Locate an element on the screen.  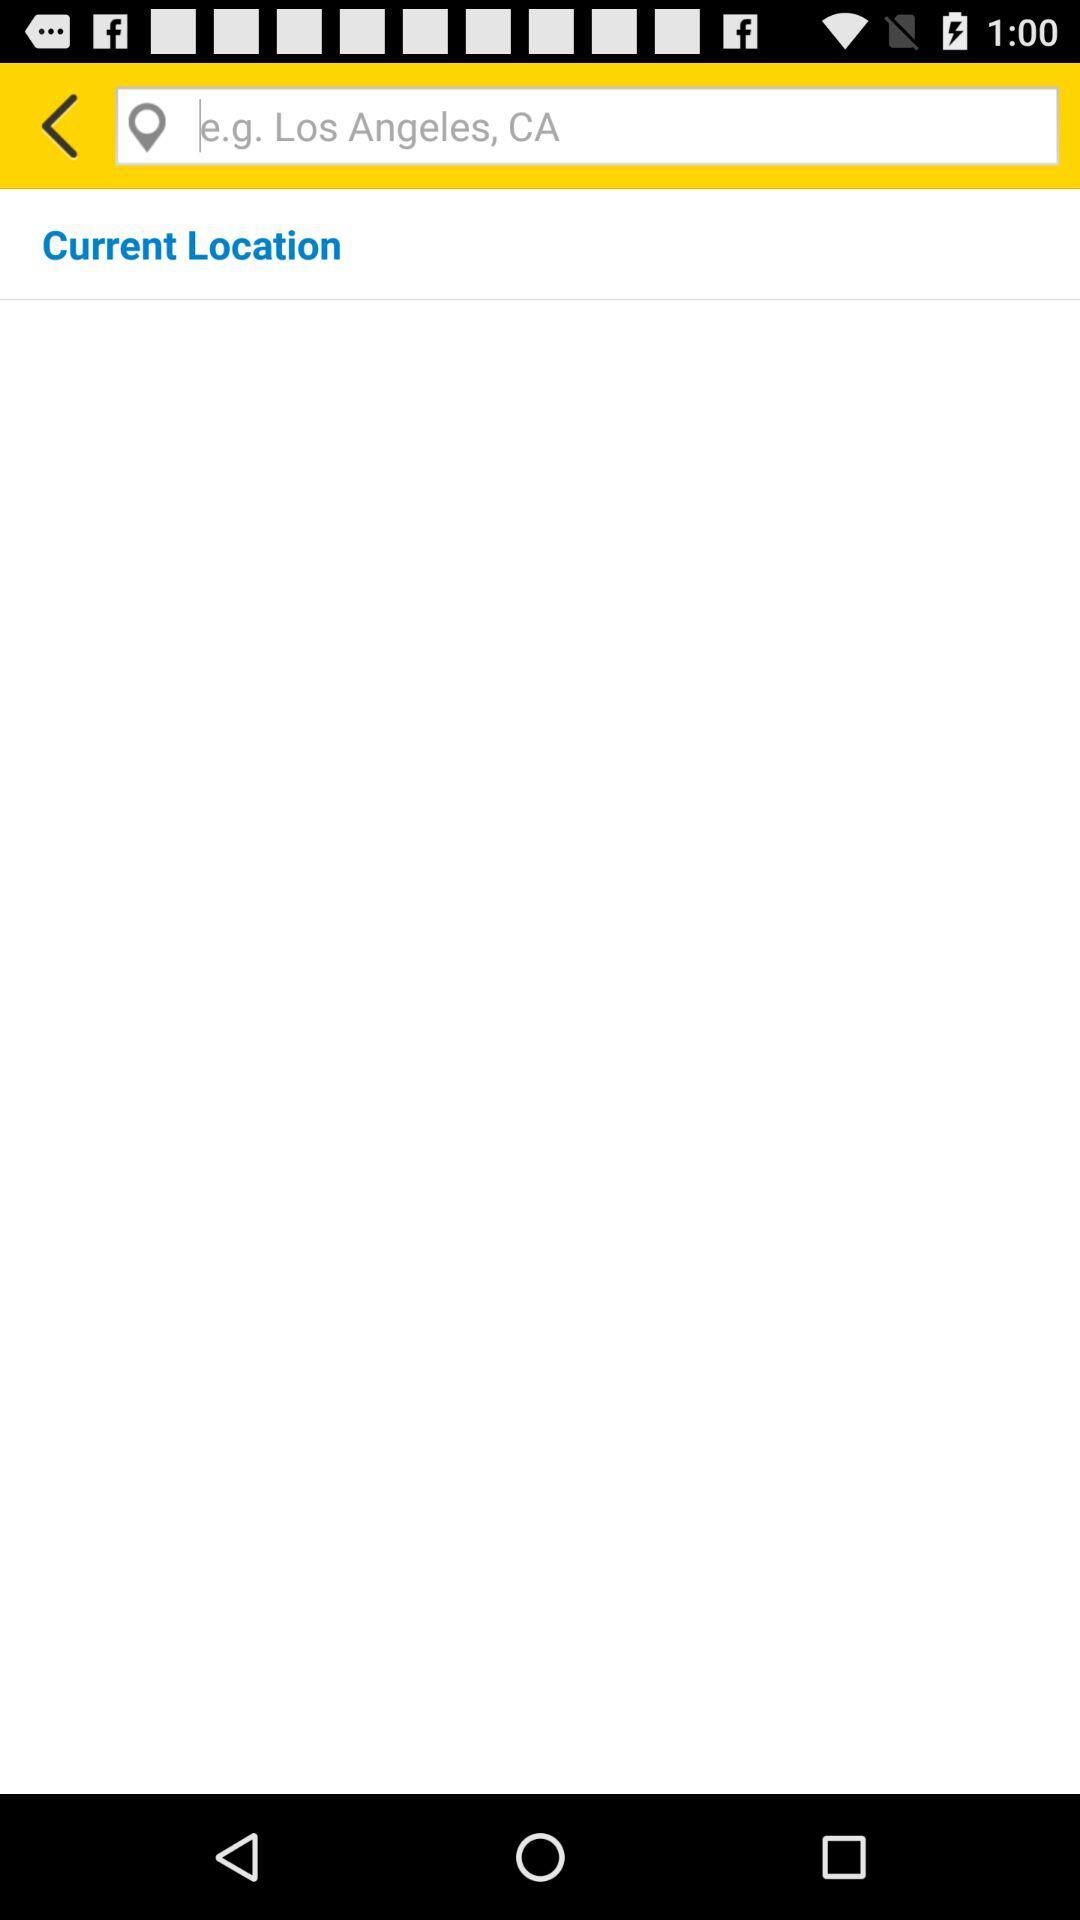
search is located at coordinates (586, 124).